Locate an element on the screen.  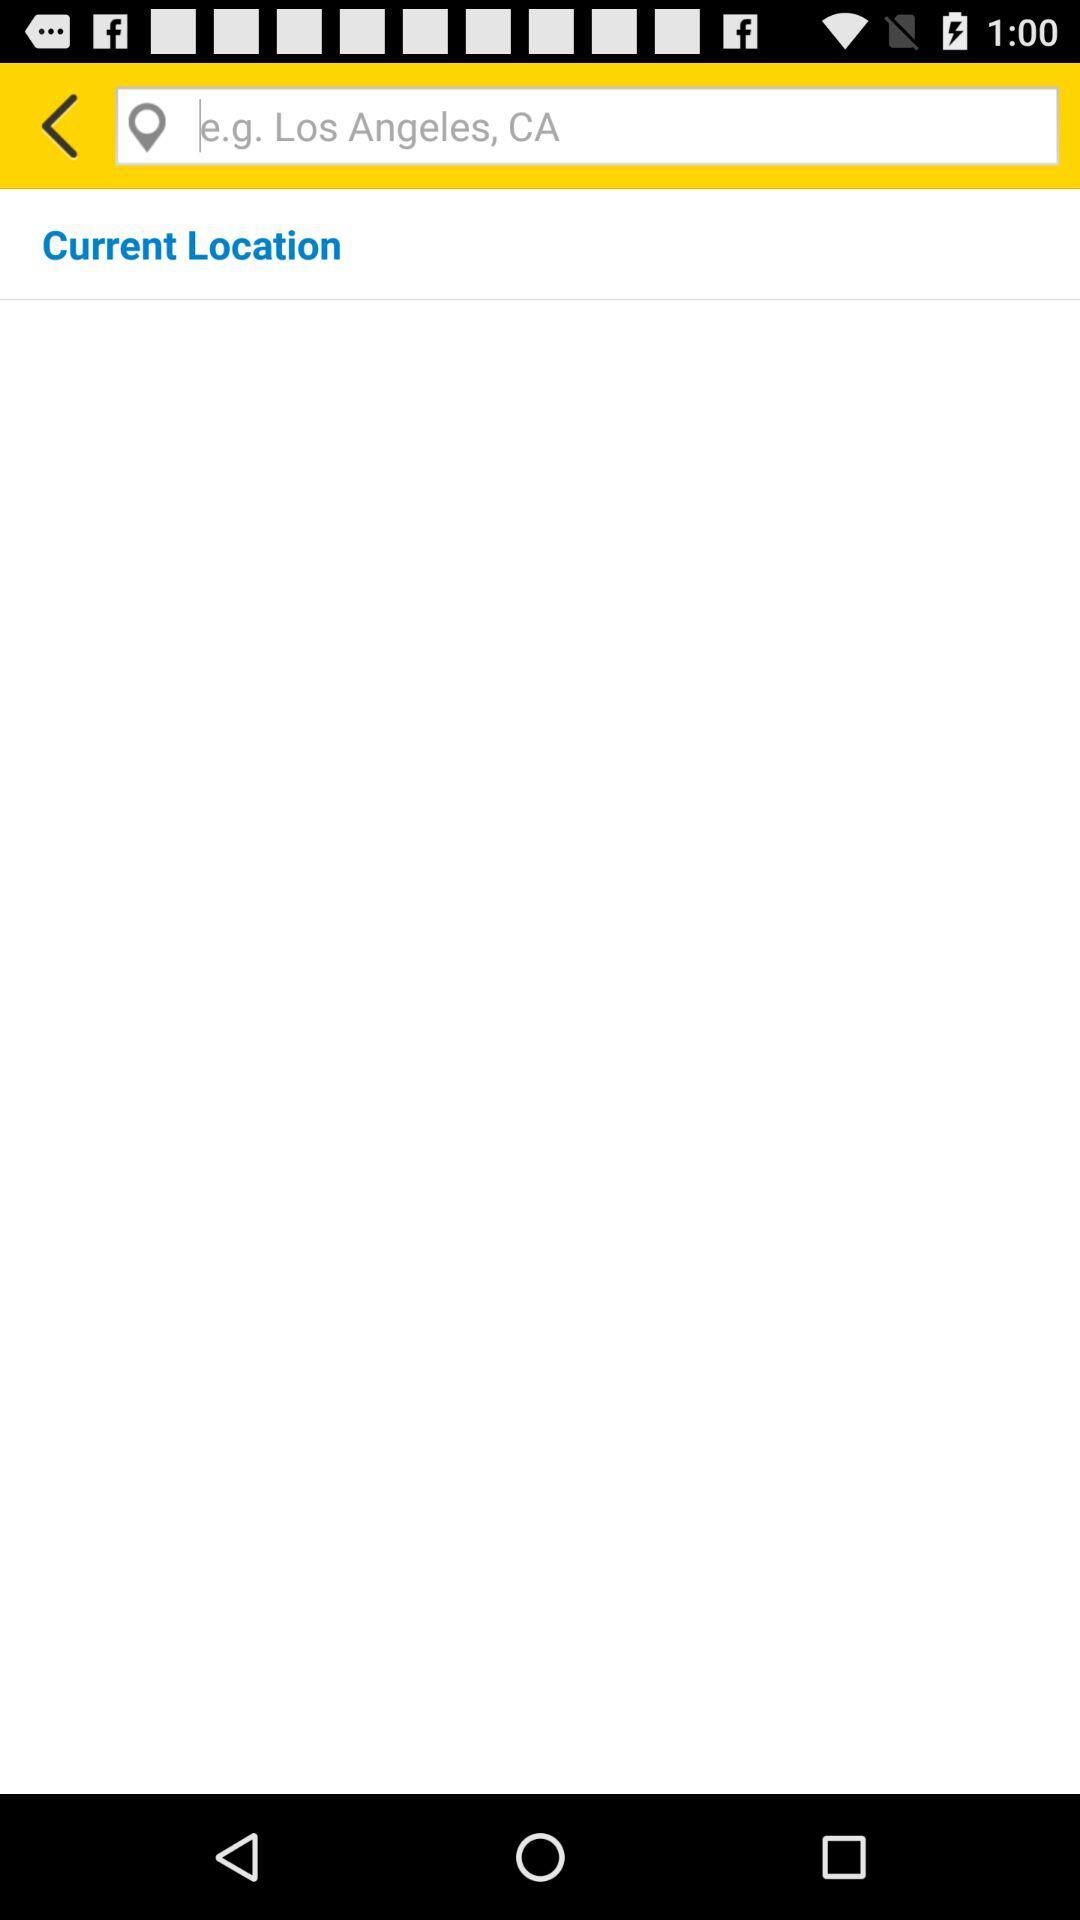
search is located at coordinates (586, 124).